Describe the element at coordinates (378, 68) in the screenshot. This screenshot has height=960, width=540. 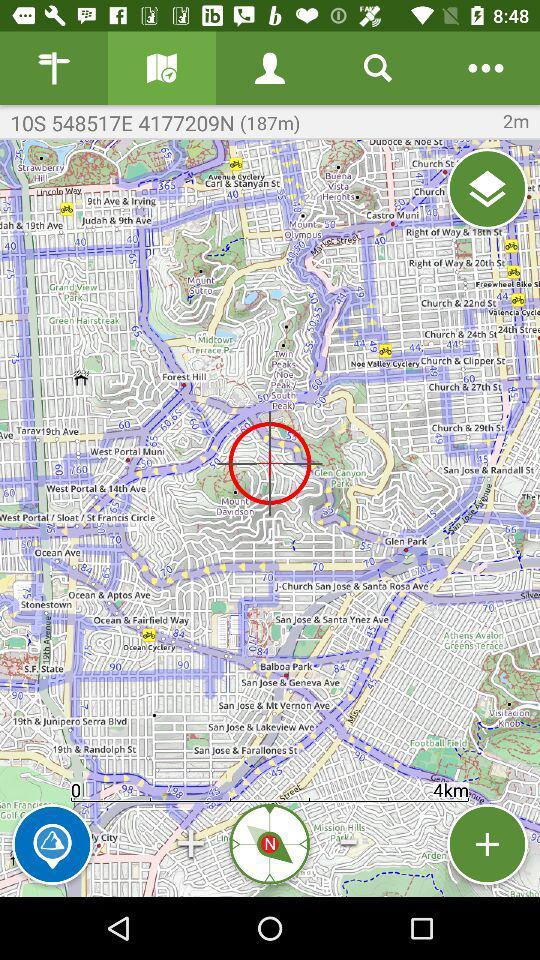
I see `search` at that location.